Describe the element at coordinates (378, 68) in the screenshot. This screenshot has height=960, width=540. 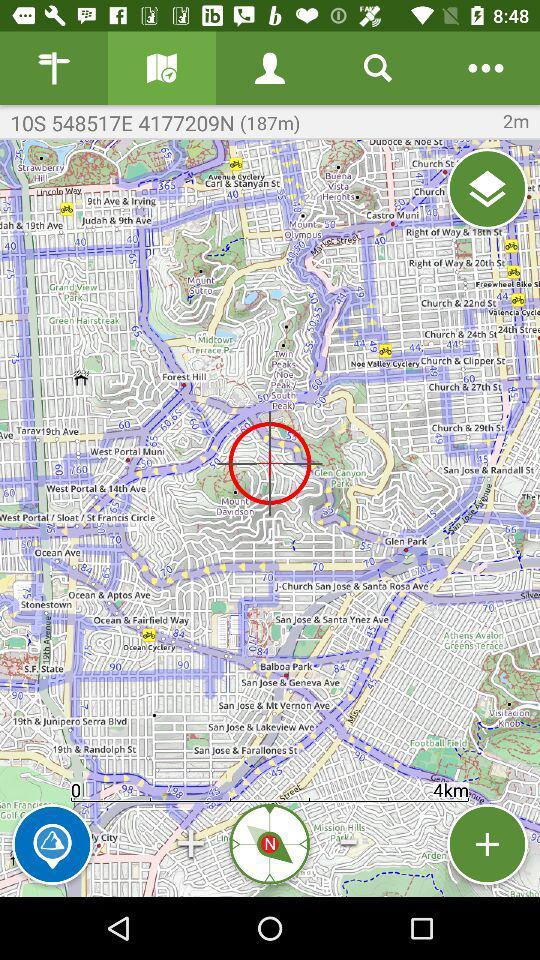
I see `search` at that location.